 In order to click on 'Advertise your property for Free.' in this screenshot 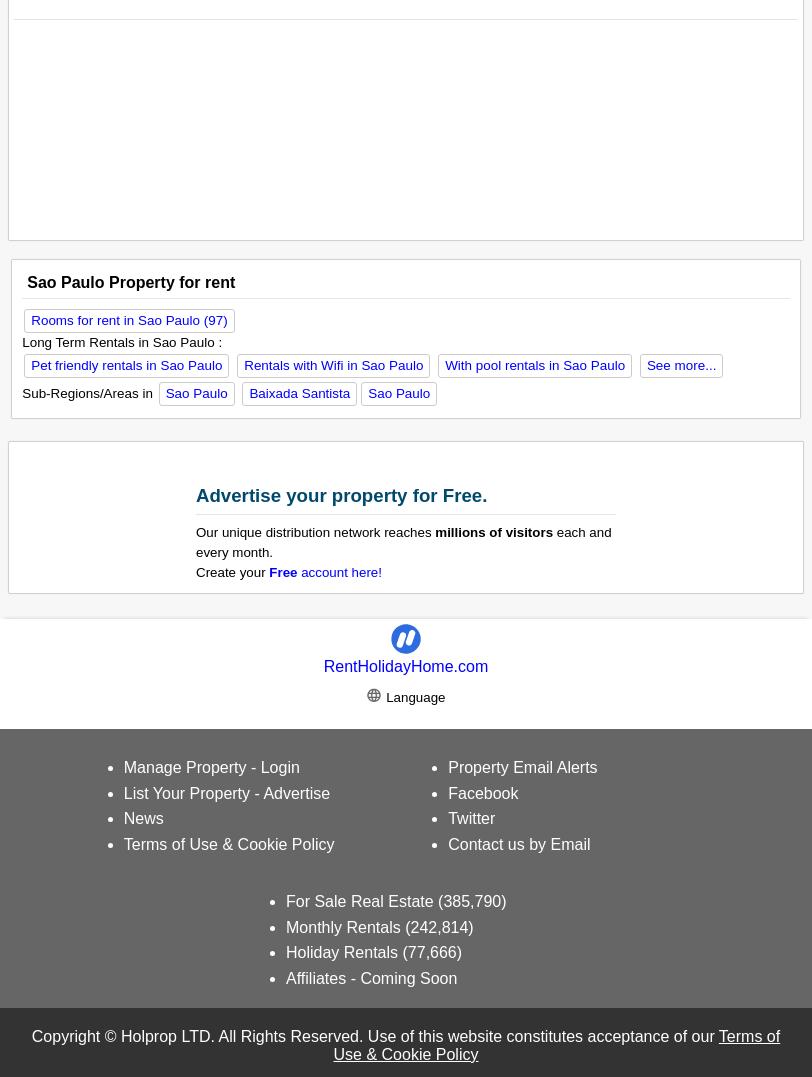, I will do `click(341, 494)`.